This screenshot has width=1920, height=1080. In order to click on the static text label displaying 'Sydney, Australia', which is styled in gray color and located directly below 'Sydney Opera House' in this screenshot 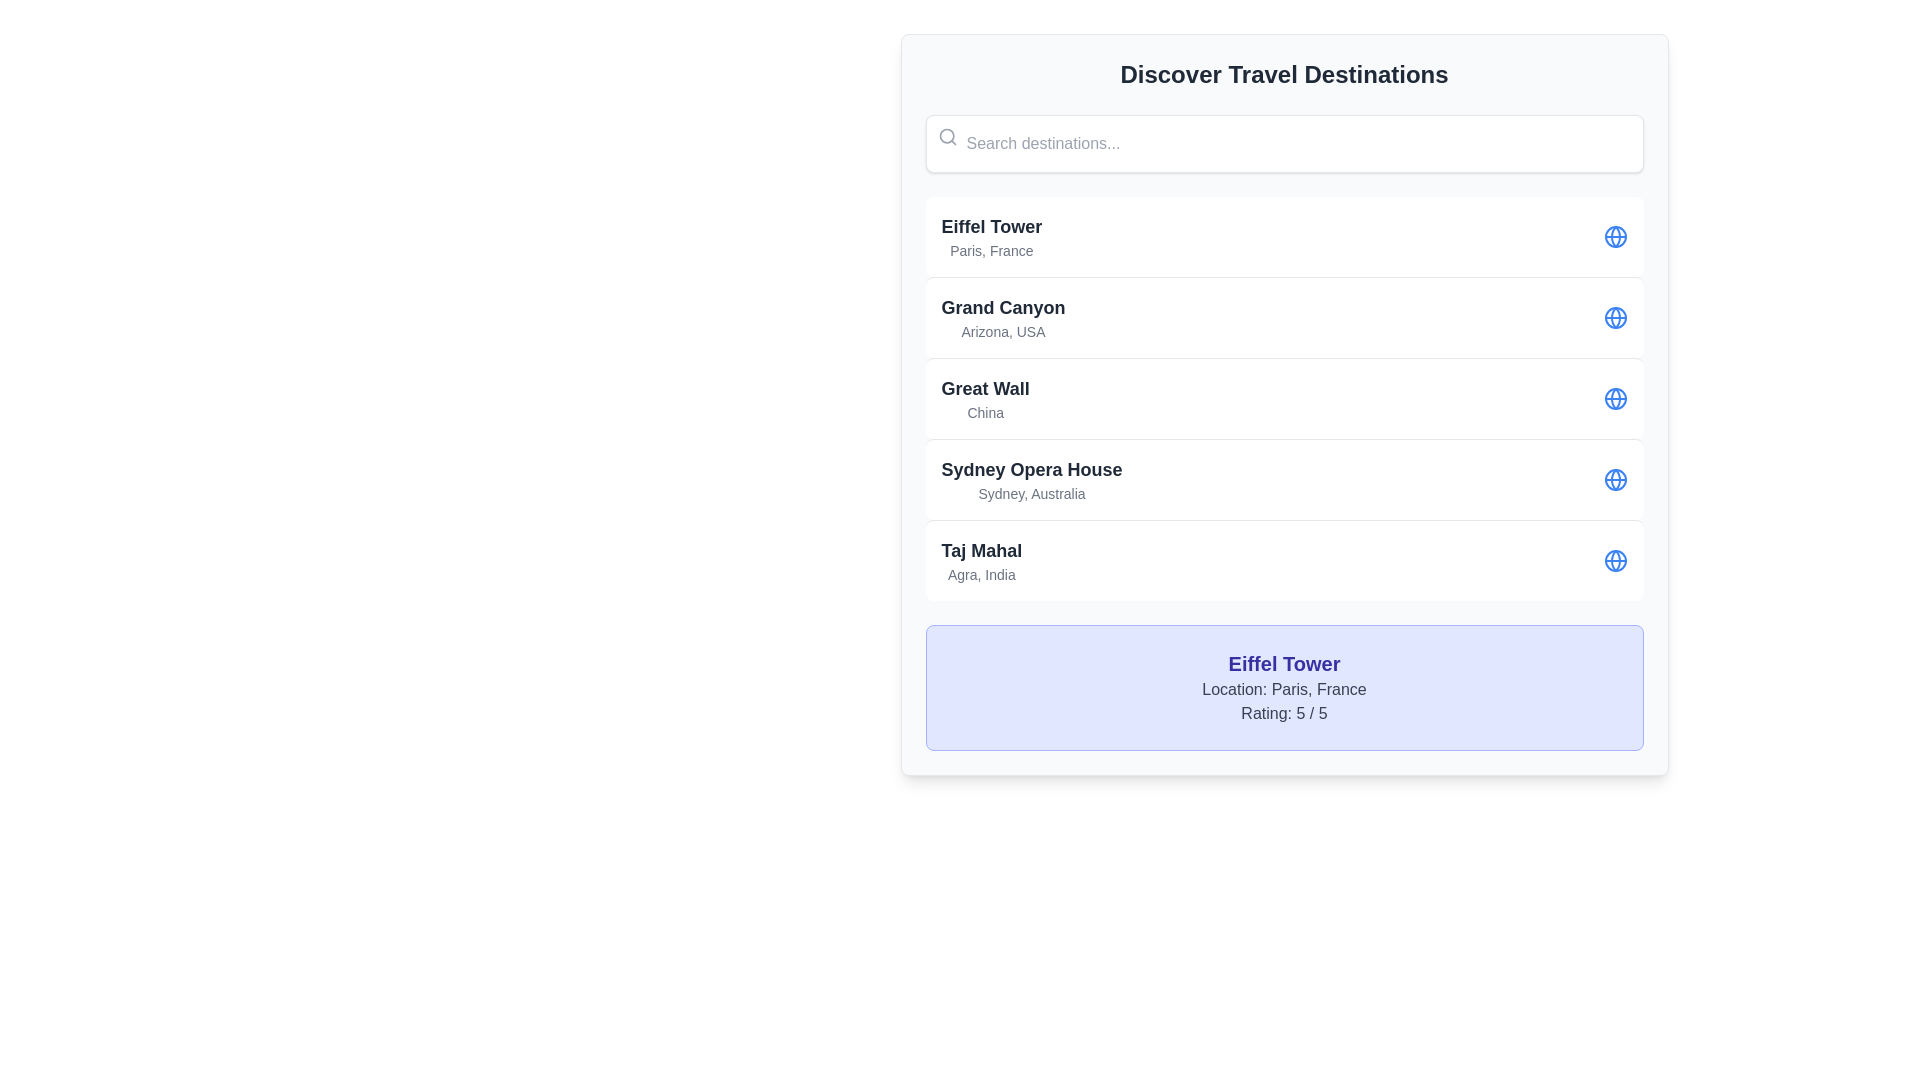, I will do `click(1032, 493)`.